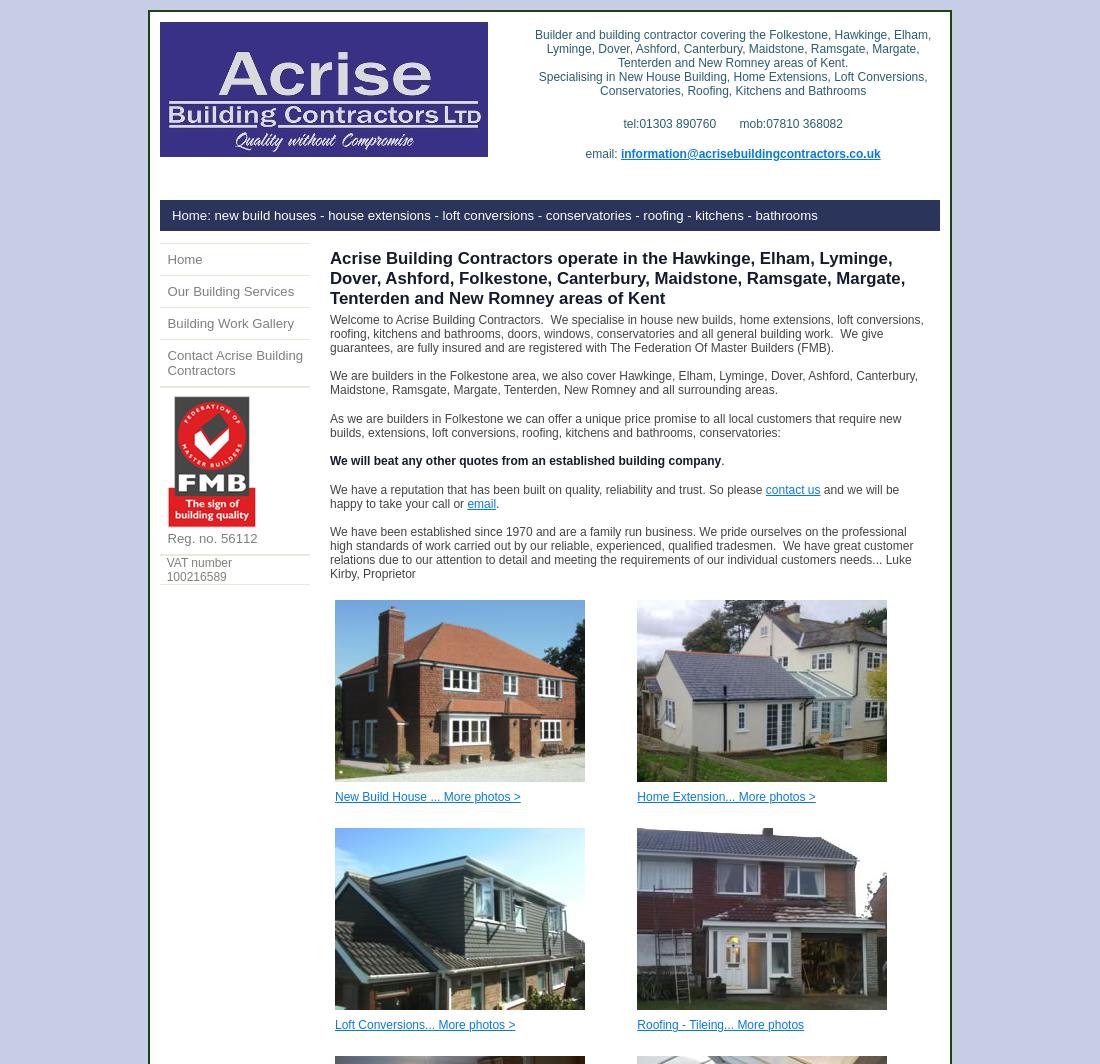  What do you see at coordinates (329, 333) in the screenshot?
I see `'Welcome to Acrise Building Contractors.  We  specialise in house new  builds, home extensions, loft conversions, roofing, kitchens and  bathrooms, doors, windows, conservatories and all general building work.  We give guarantees, are fully  insured and are registered with The Federation Of Master Builders (FMB).'` at bounding box center [329, 333].